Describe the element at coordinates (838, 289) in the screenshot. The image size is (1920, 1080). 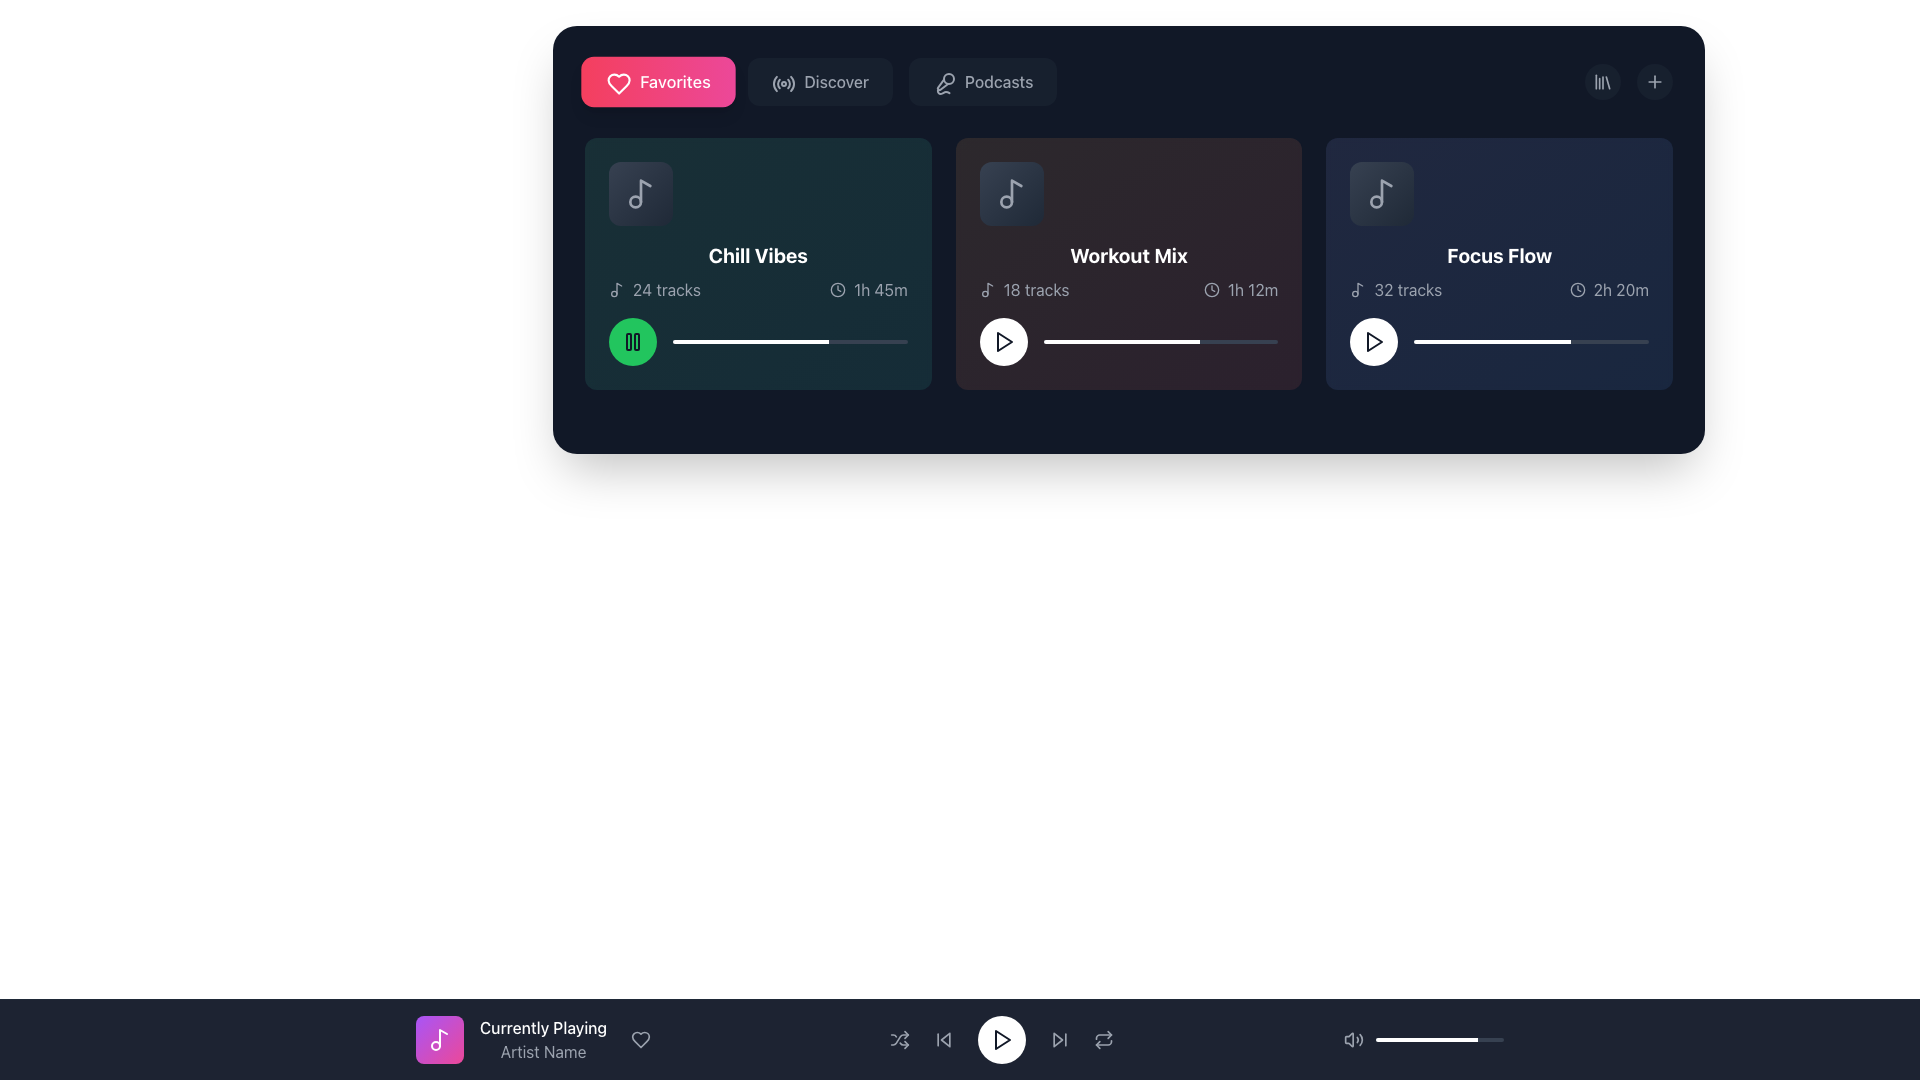
I see `the clock icon representing the time-related metadata for the 'Chill Vibes' song set, located in the top-left card of the interface` at that location.